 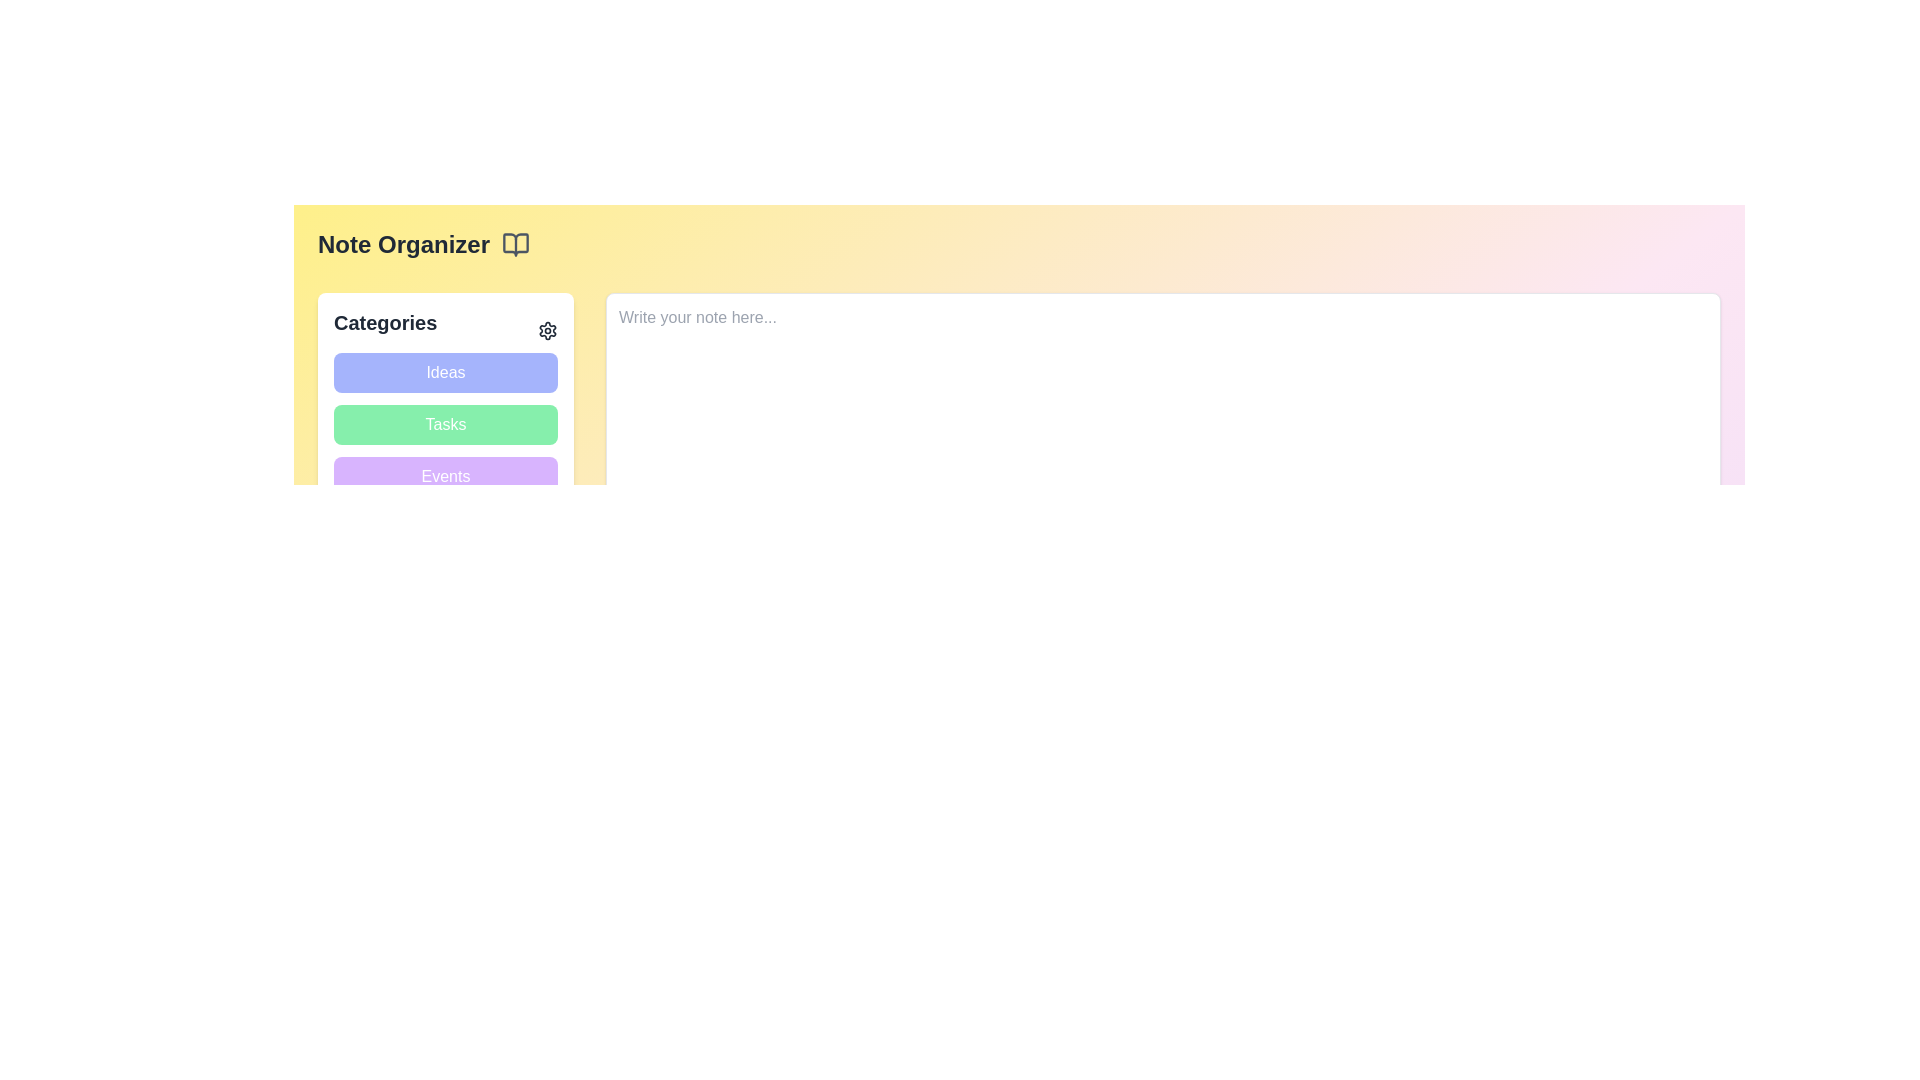 What do you see at coordinates (516, 244) in the screenshot?
I see `the design of the decorative icon located to the immediate right of the 'Note Organizer' heading` at bounding box center [516, 244].